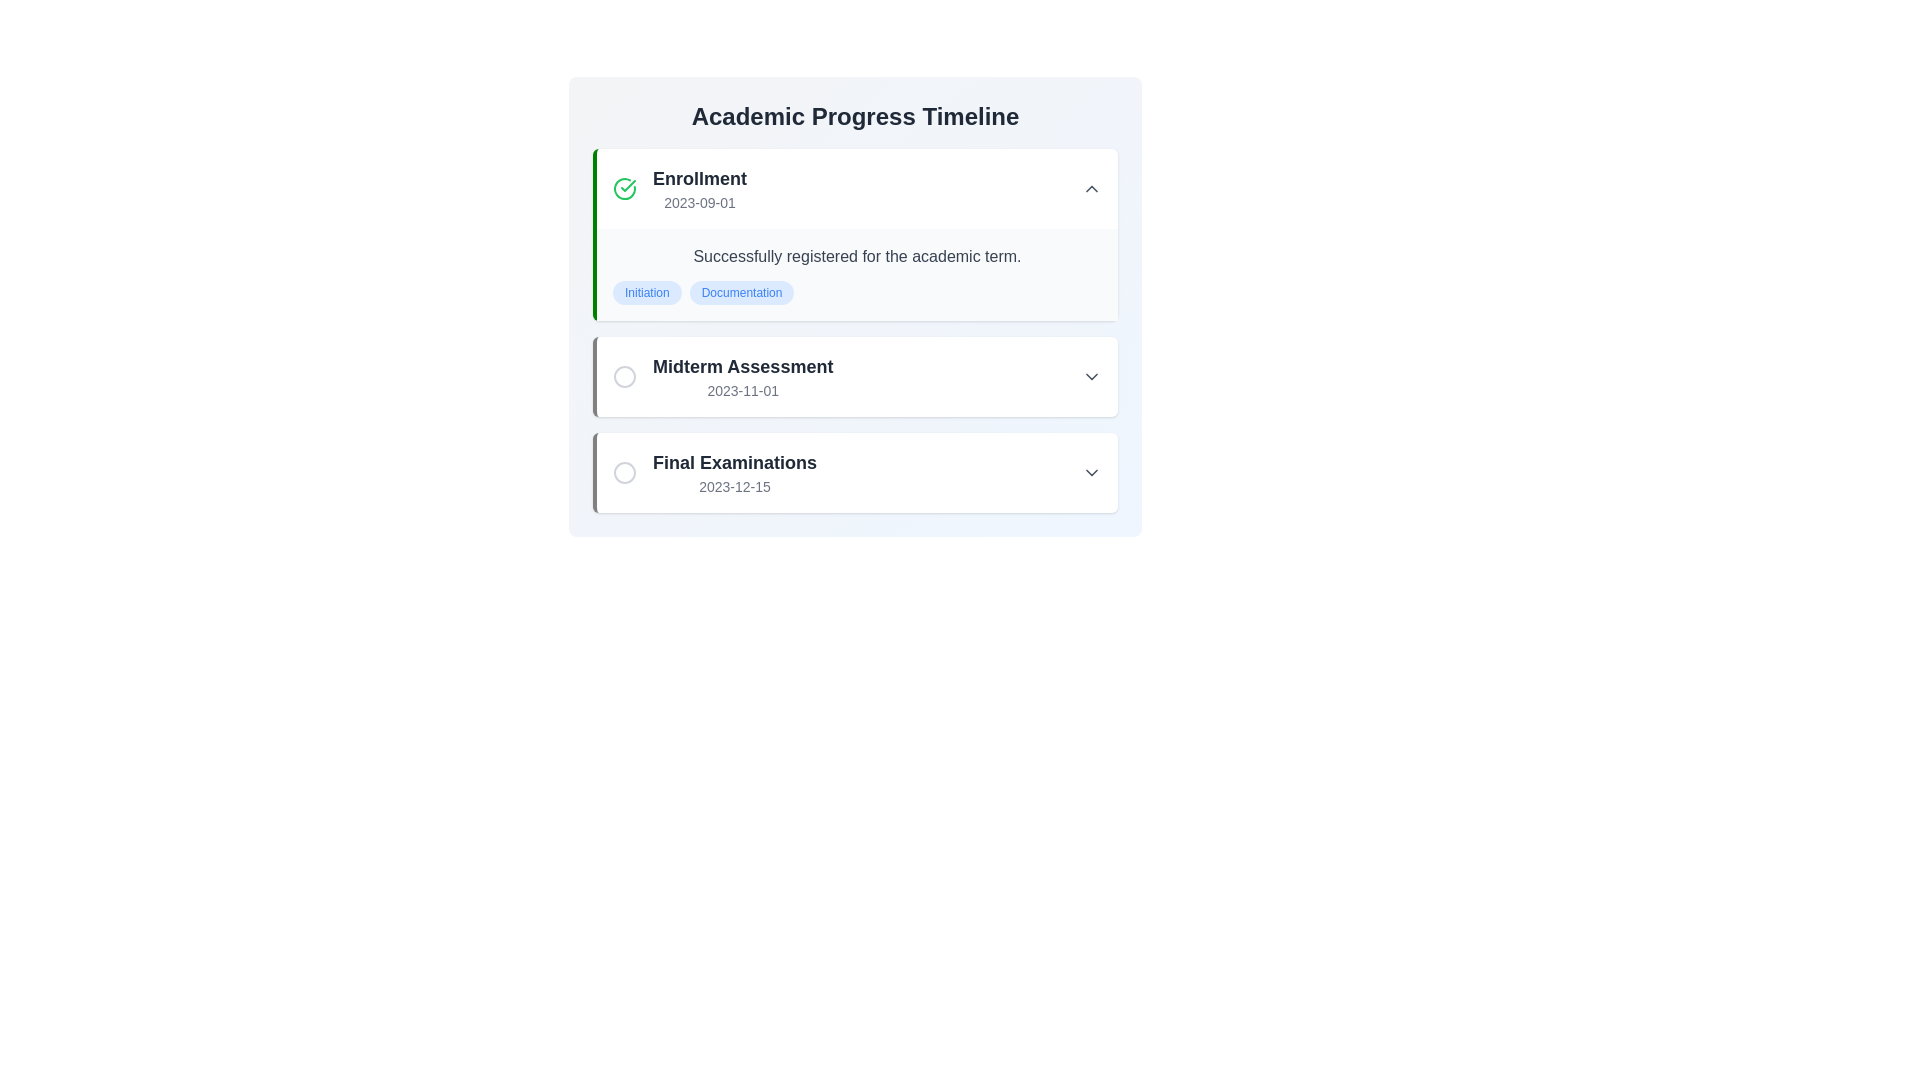 The image size is (1920, 1080). I want to click on the status indicator icon that visually represents the successful completion of the 'Enrollment' step, located to the left of the 'Enrollment' text, so click(623, 189).